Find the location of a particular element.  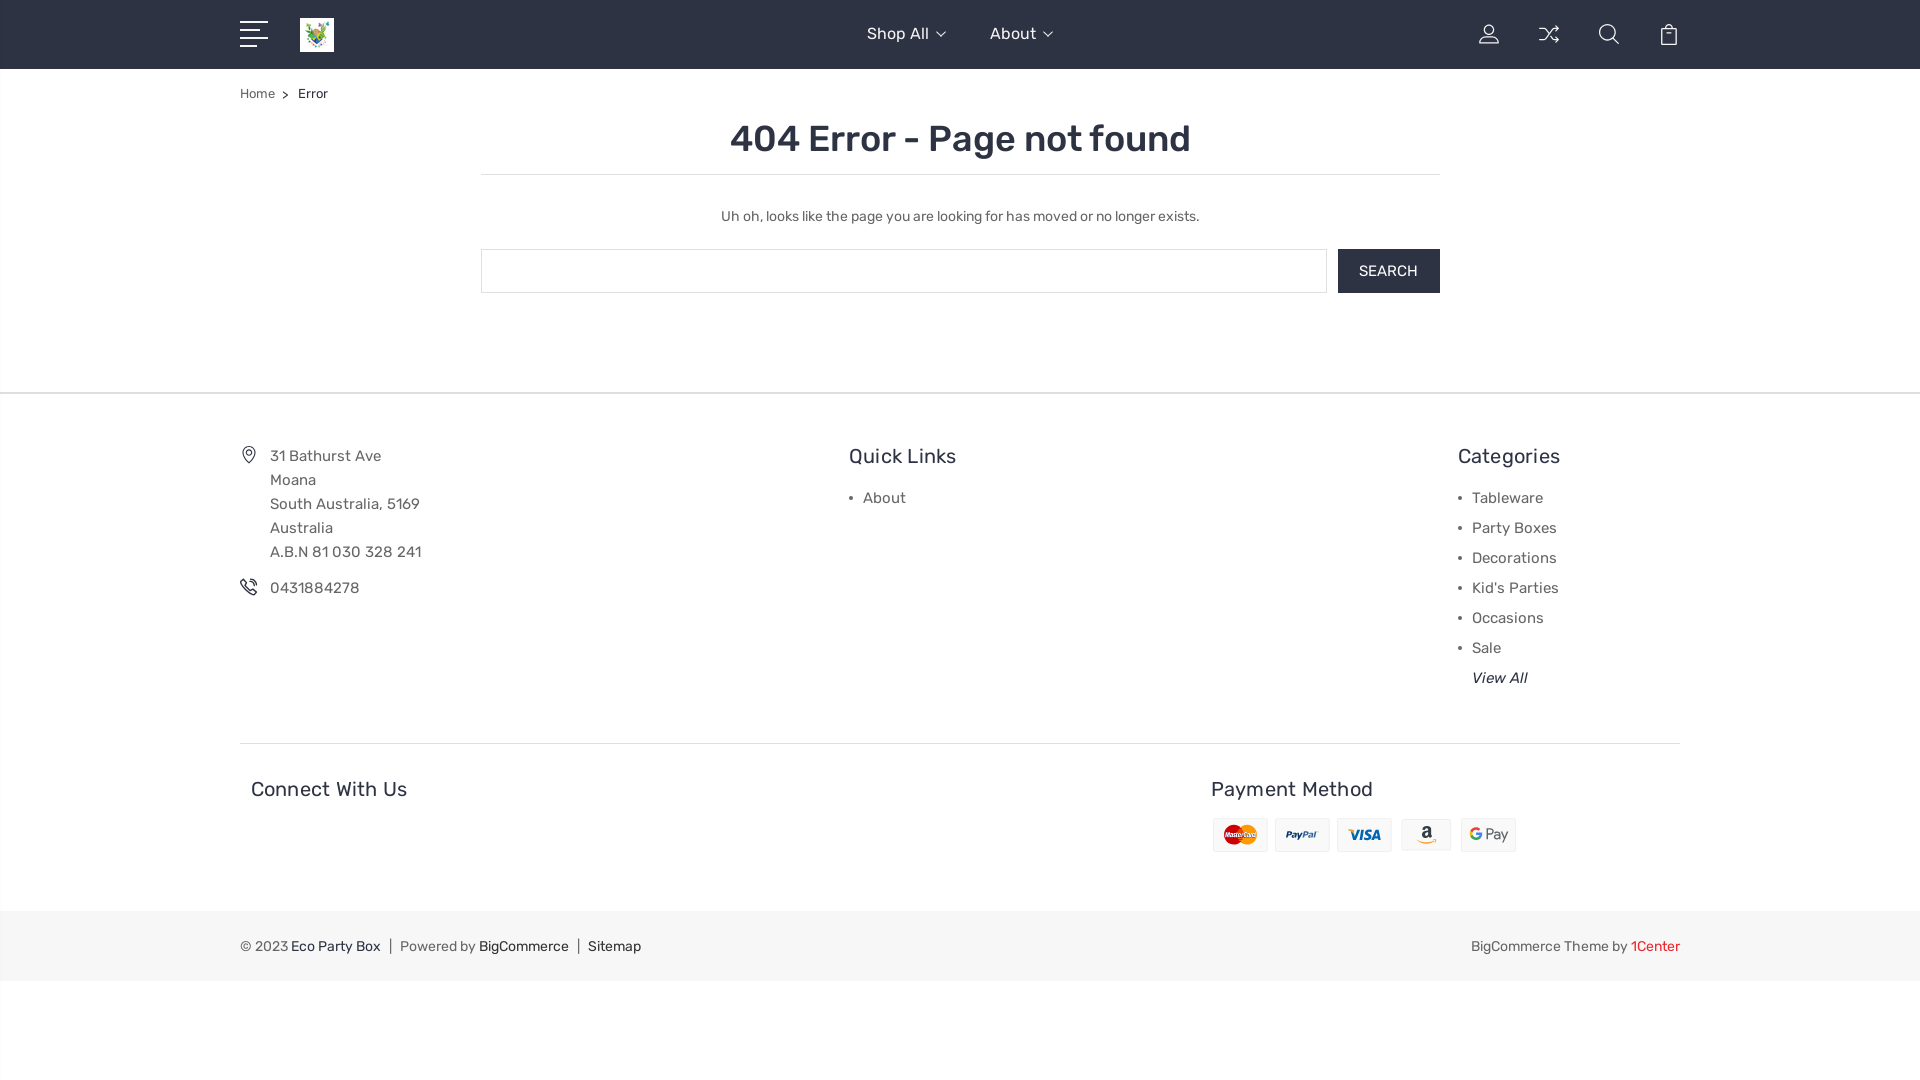

'View All' is located at coordinates (1499, 676).